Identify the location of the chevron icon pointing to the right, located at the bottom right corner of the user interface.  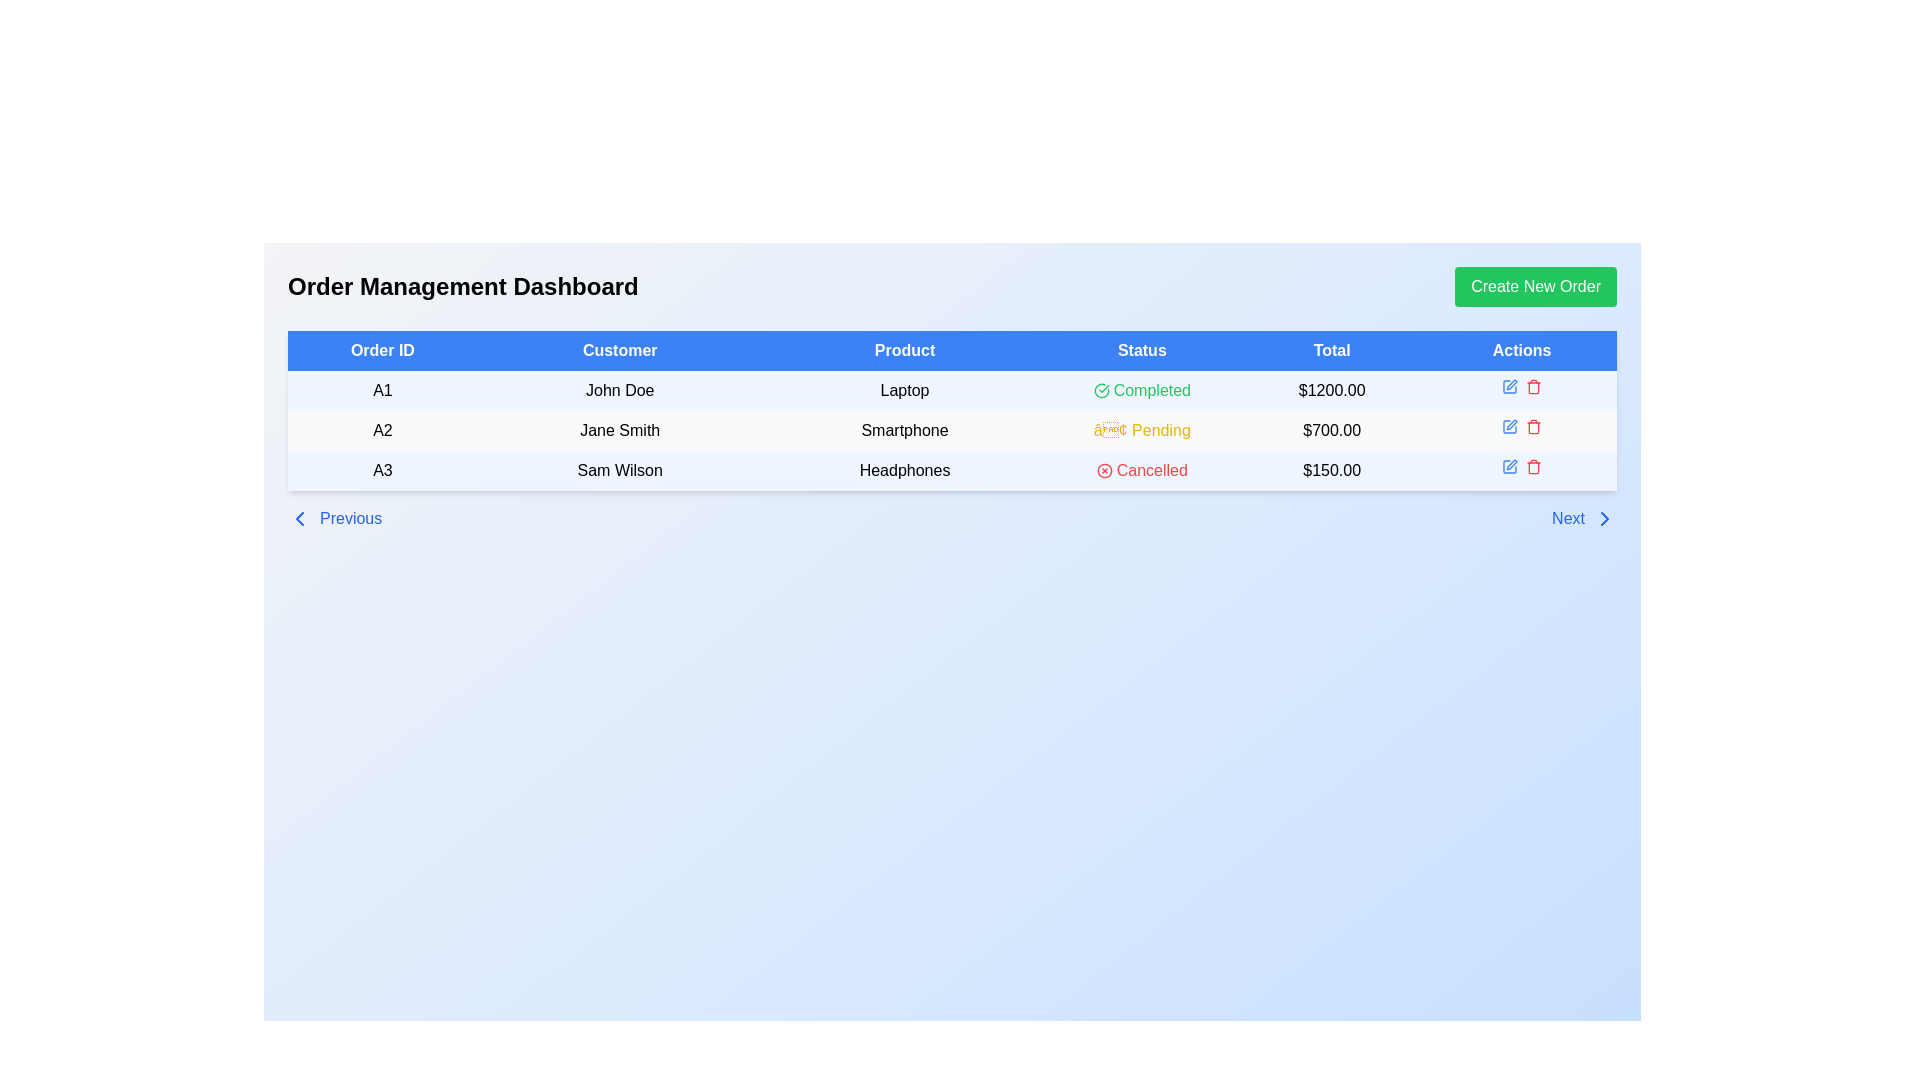
(1604, 518).